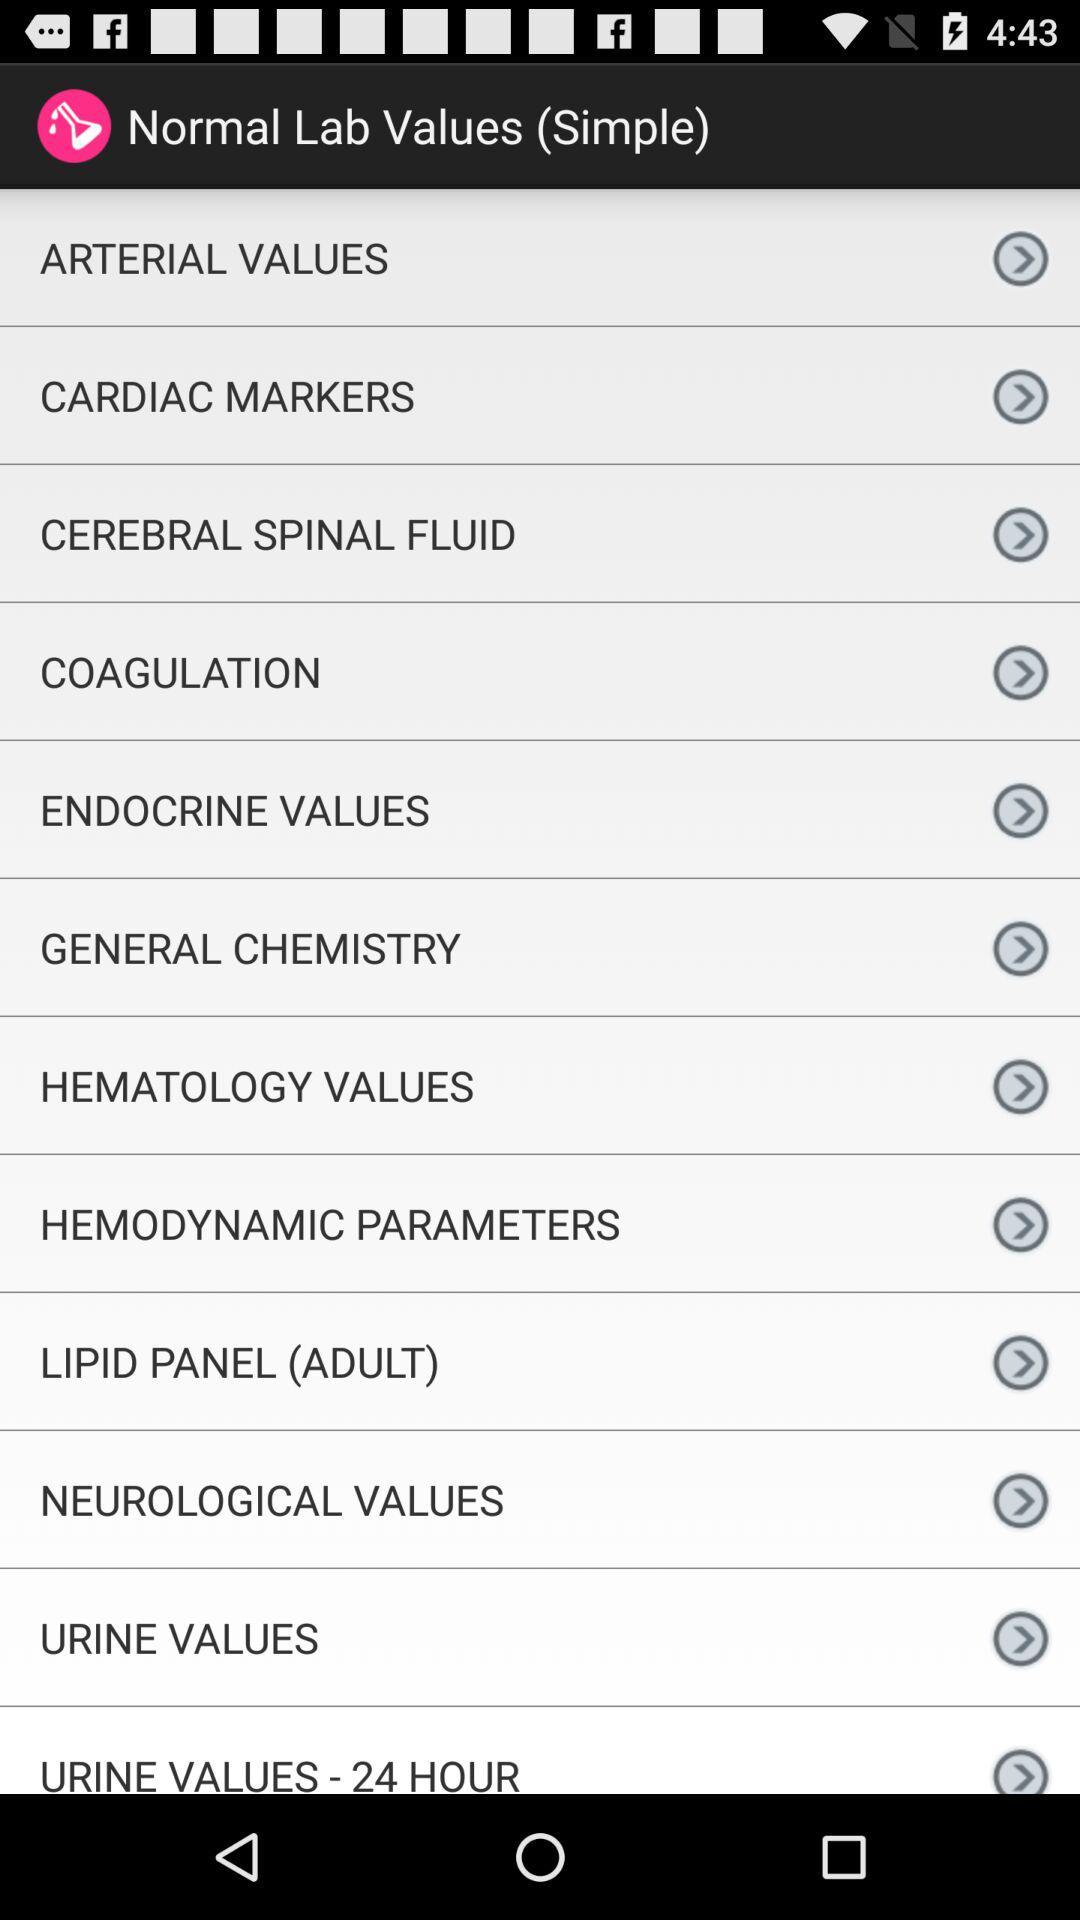 This screenshot has width=1080, height=1920. I want to click on the hemodynamic parameters, so click(480, 1222).